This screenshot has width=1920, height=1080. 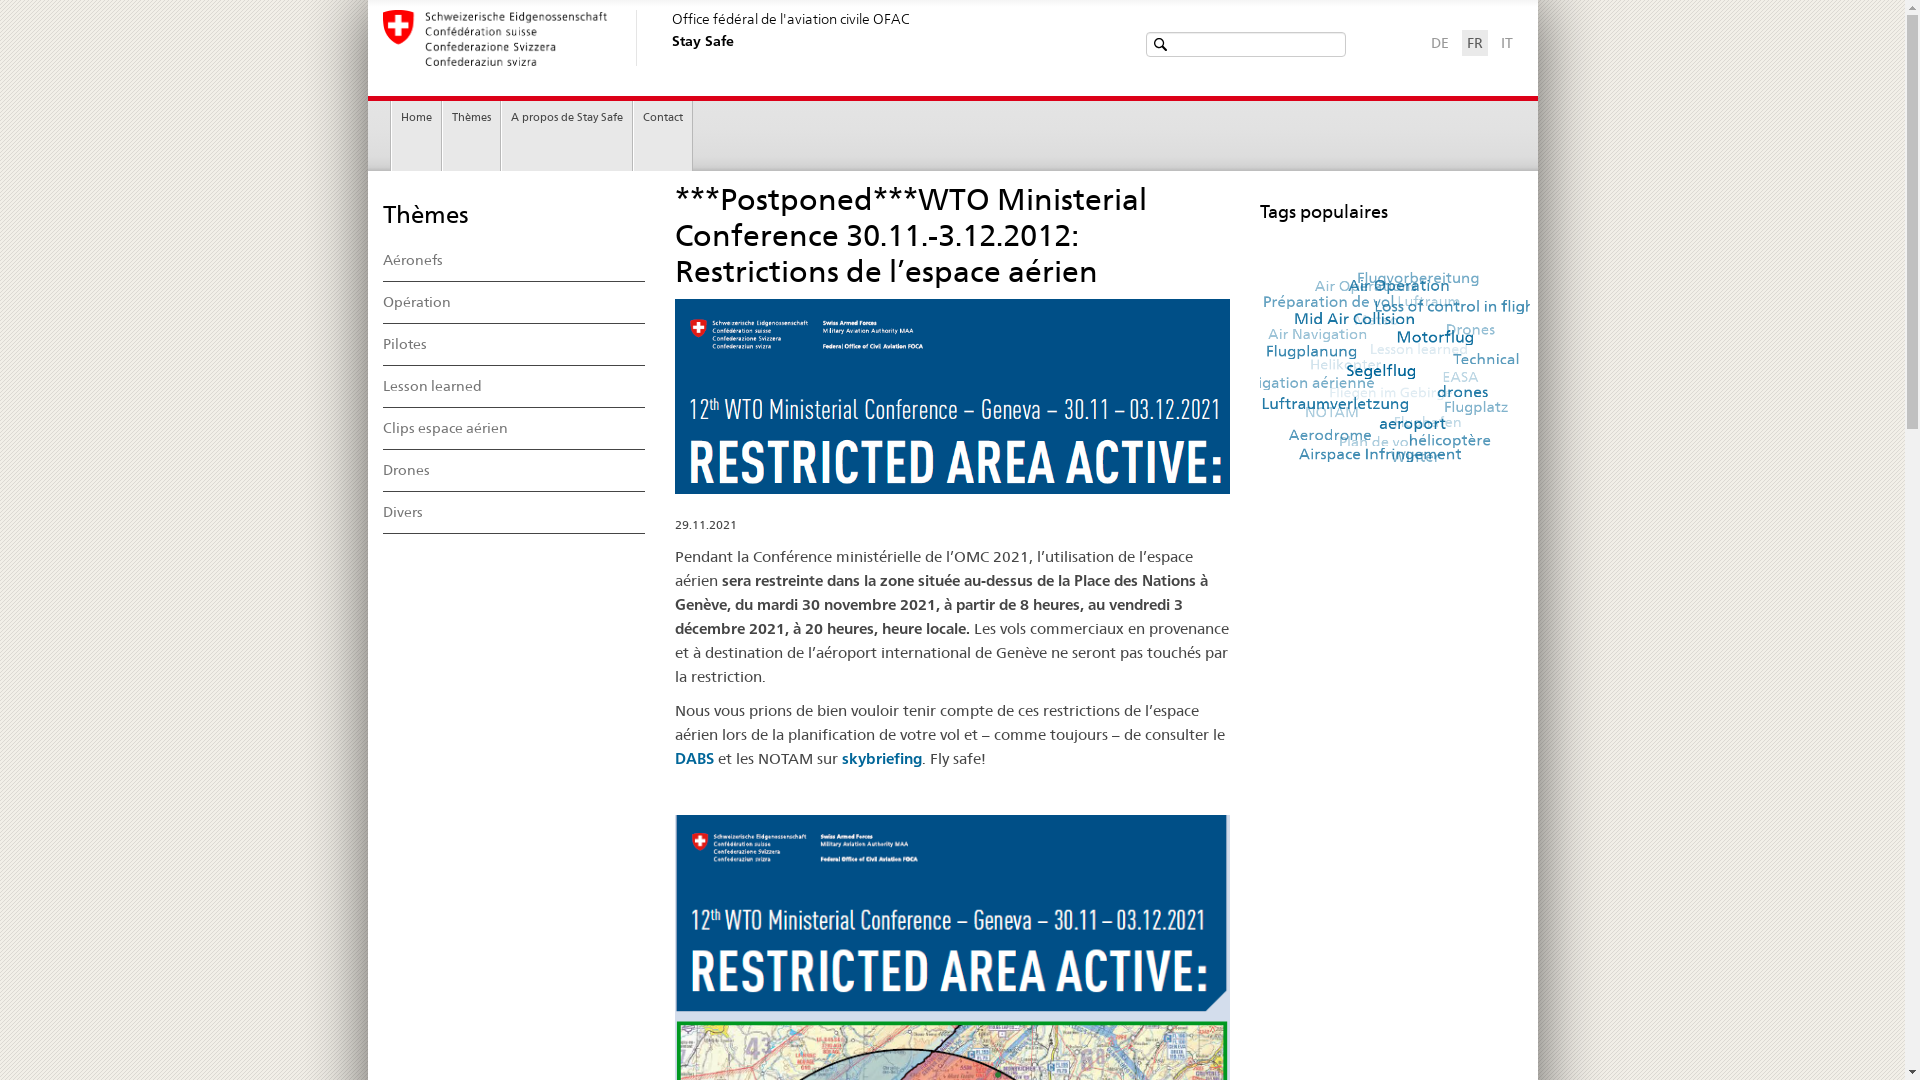 I want to click on 'DABS', so click(x=694, y=758).